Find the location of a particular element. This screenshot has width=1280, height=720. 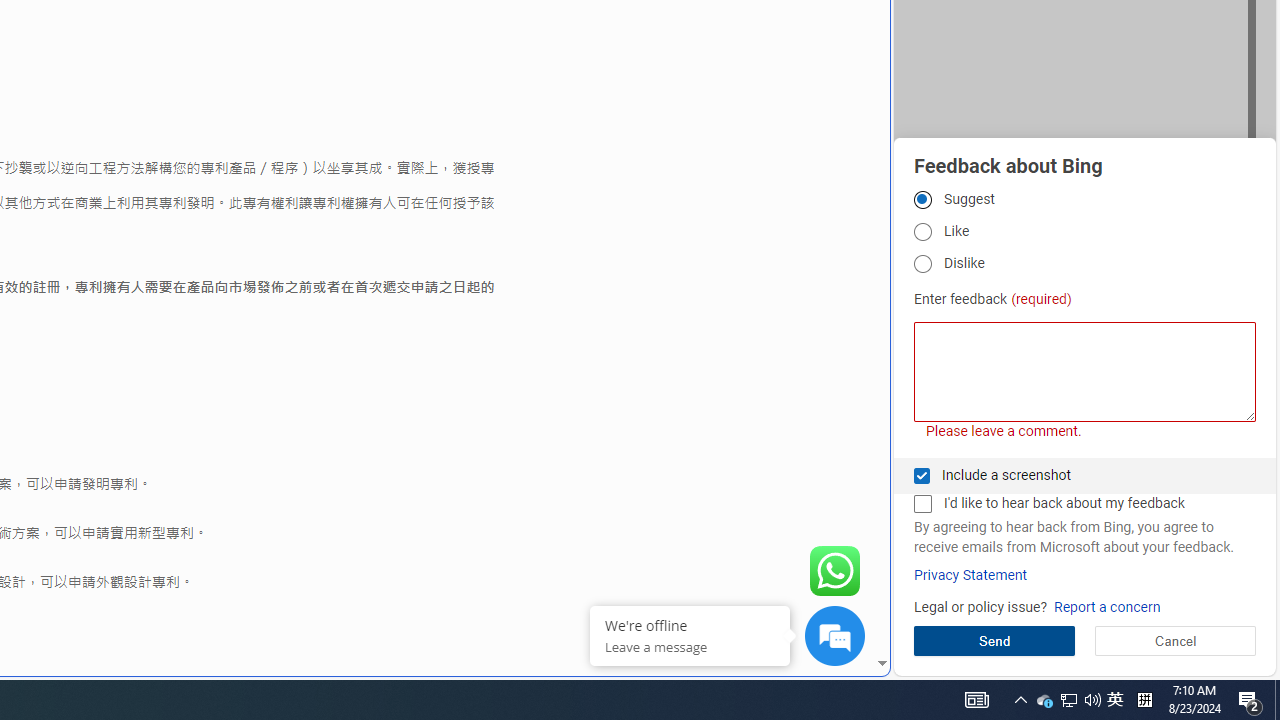

'Cancel' is located at coordinates (1175, 640).